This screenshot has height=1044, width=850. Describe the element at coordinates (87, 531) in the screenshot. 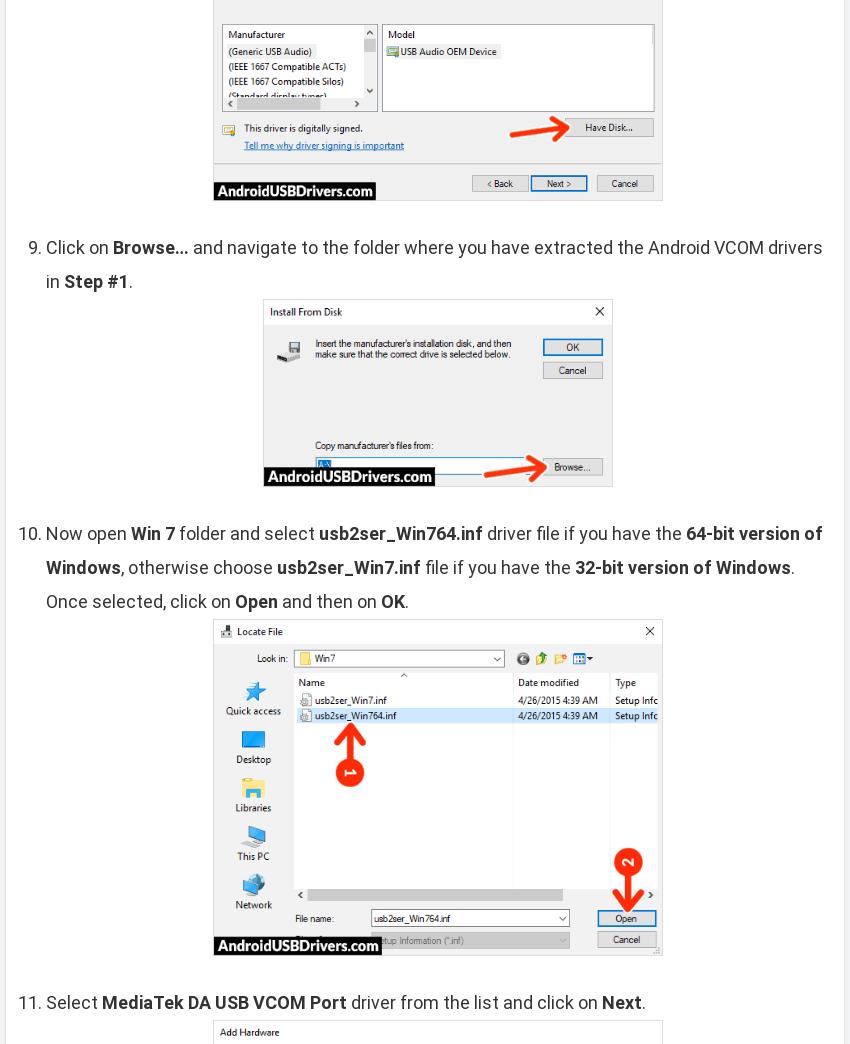

I see `'Now open'` at that location.